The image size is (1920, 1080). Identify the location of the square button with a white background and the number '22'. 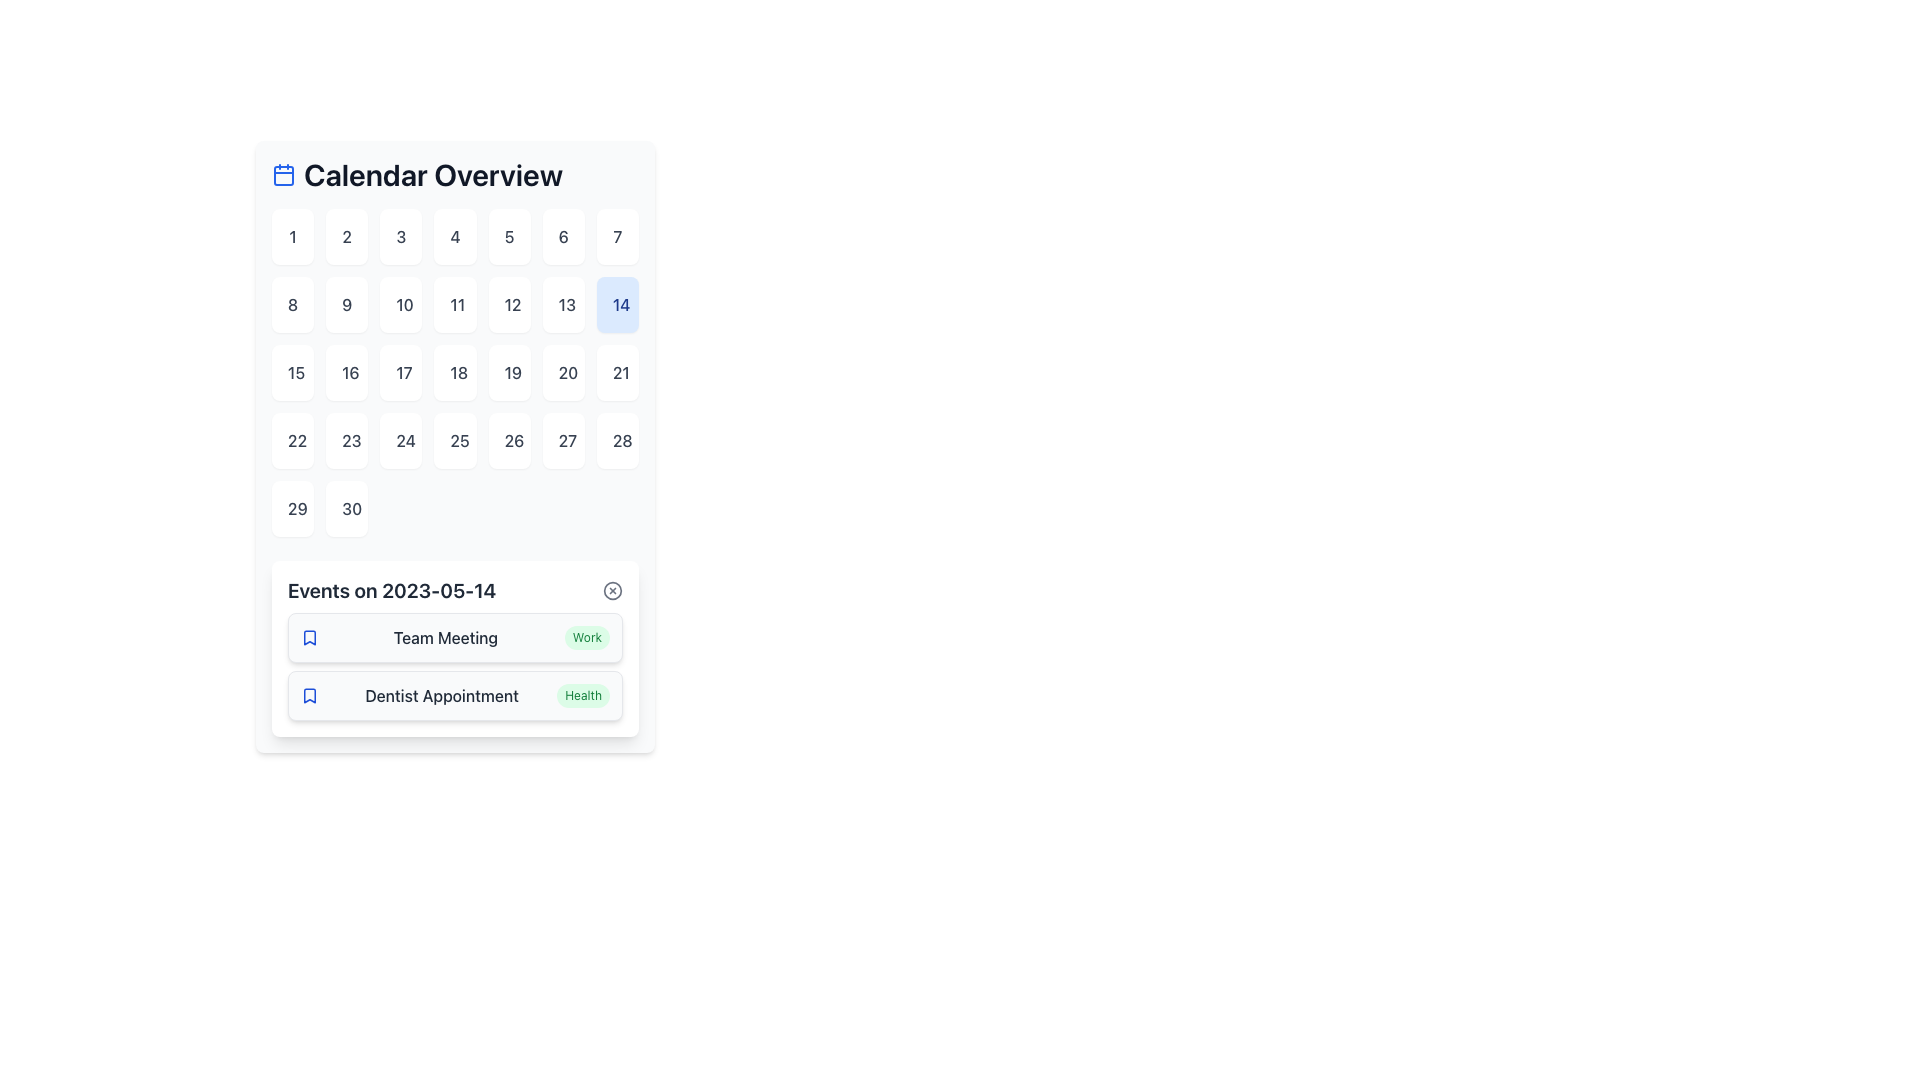
(291, 439).